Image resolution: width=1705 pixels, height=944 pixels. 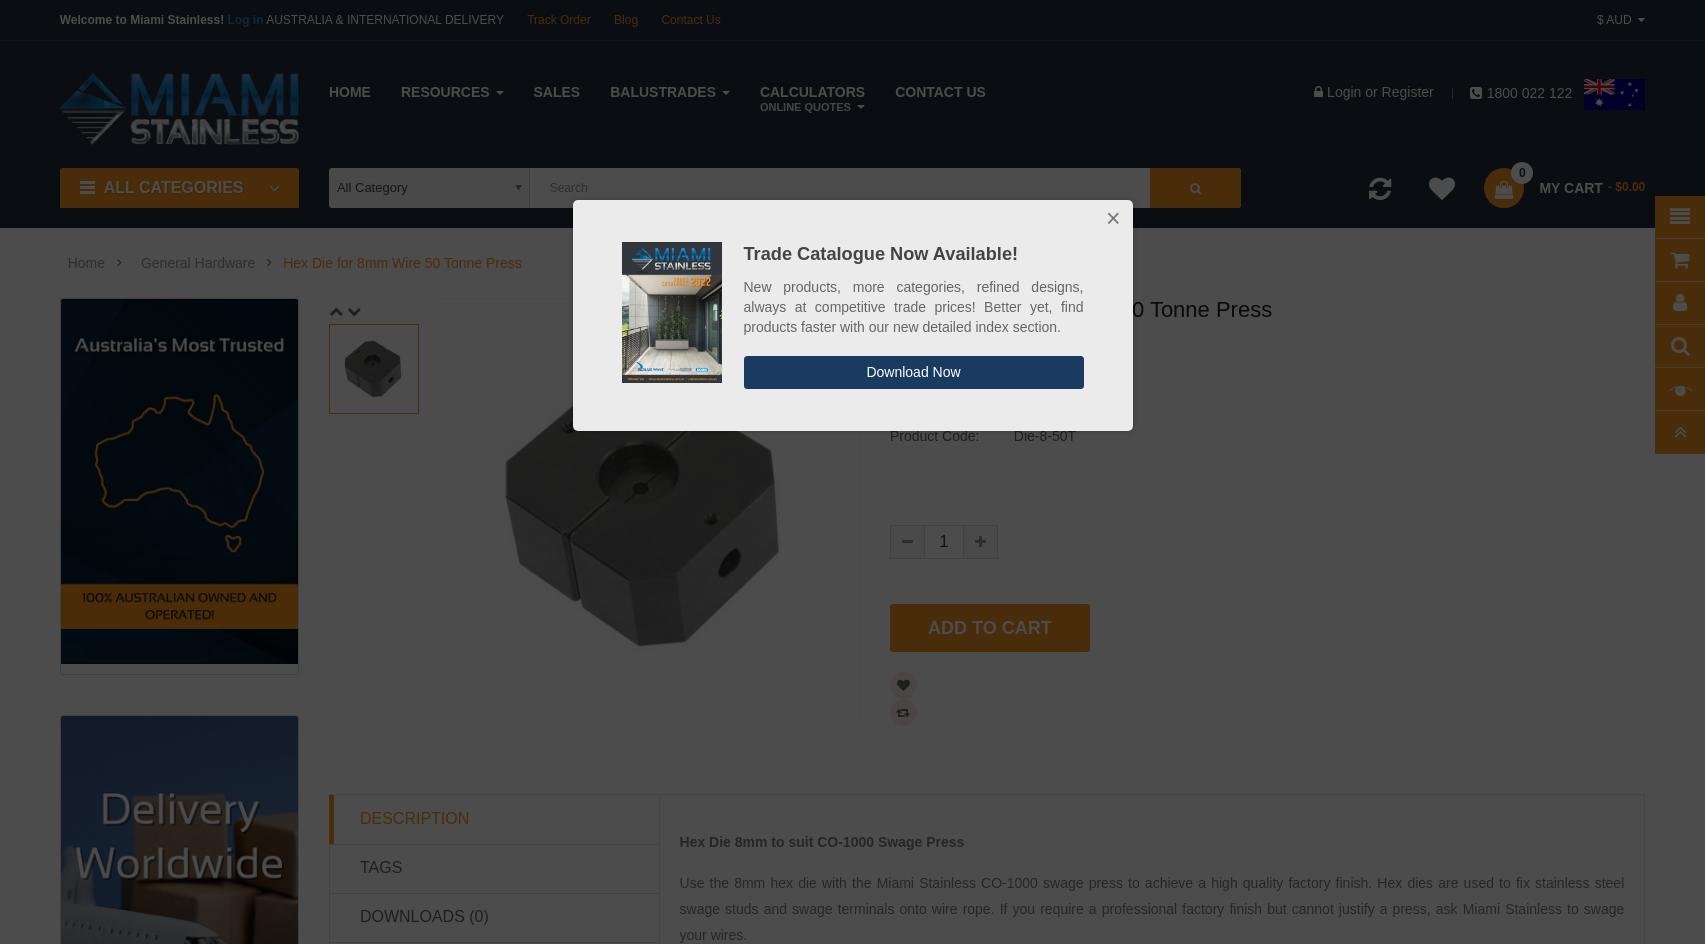 What do you see at coordinates (1610, 216) in the screenshot?
I see `'Categories'` at bounding box center [1610, 216].